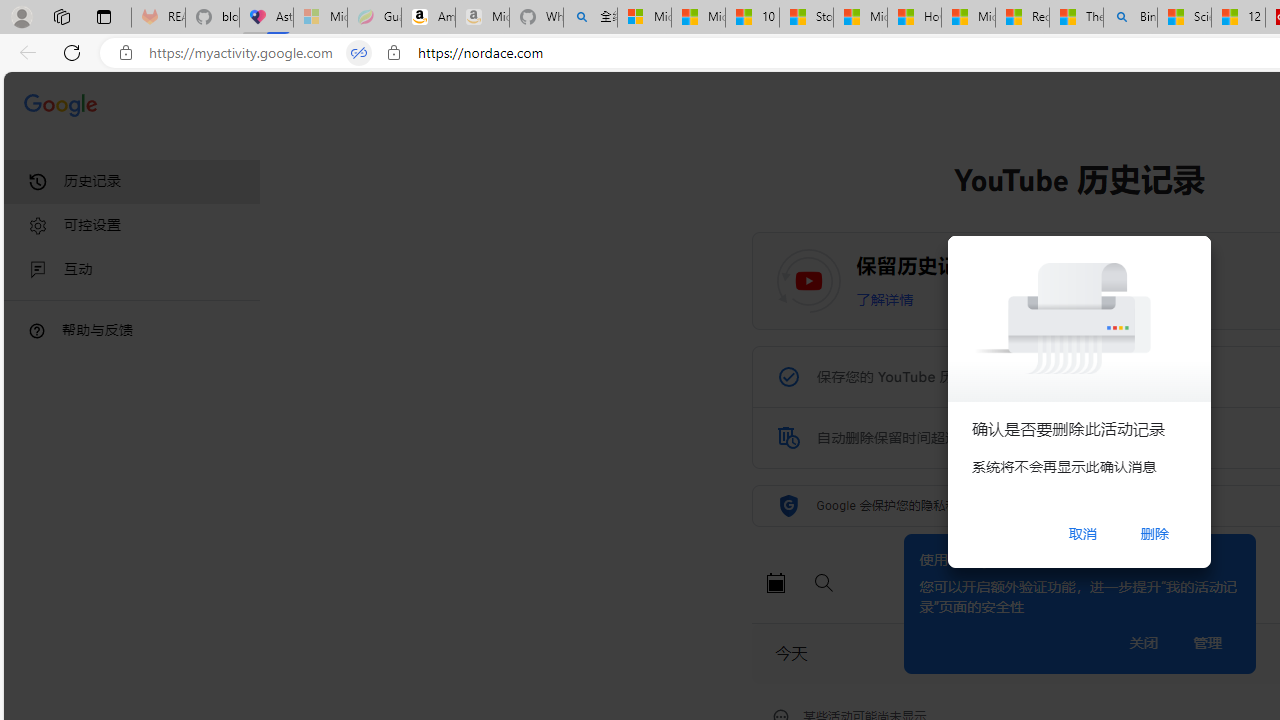  Describe the element at coordinates (913, 17) in the screenshot. I see `'How I Got Rid of Microsoft Edge'` at that location.